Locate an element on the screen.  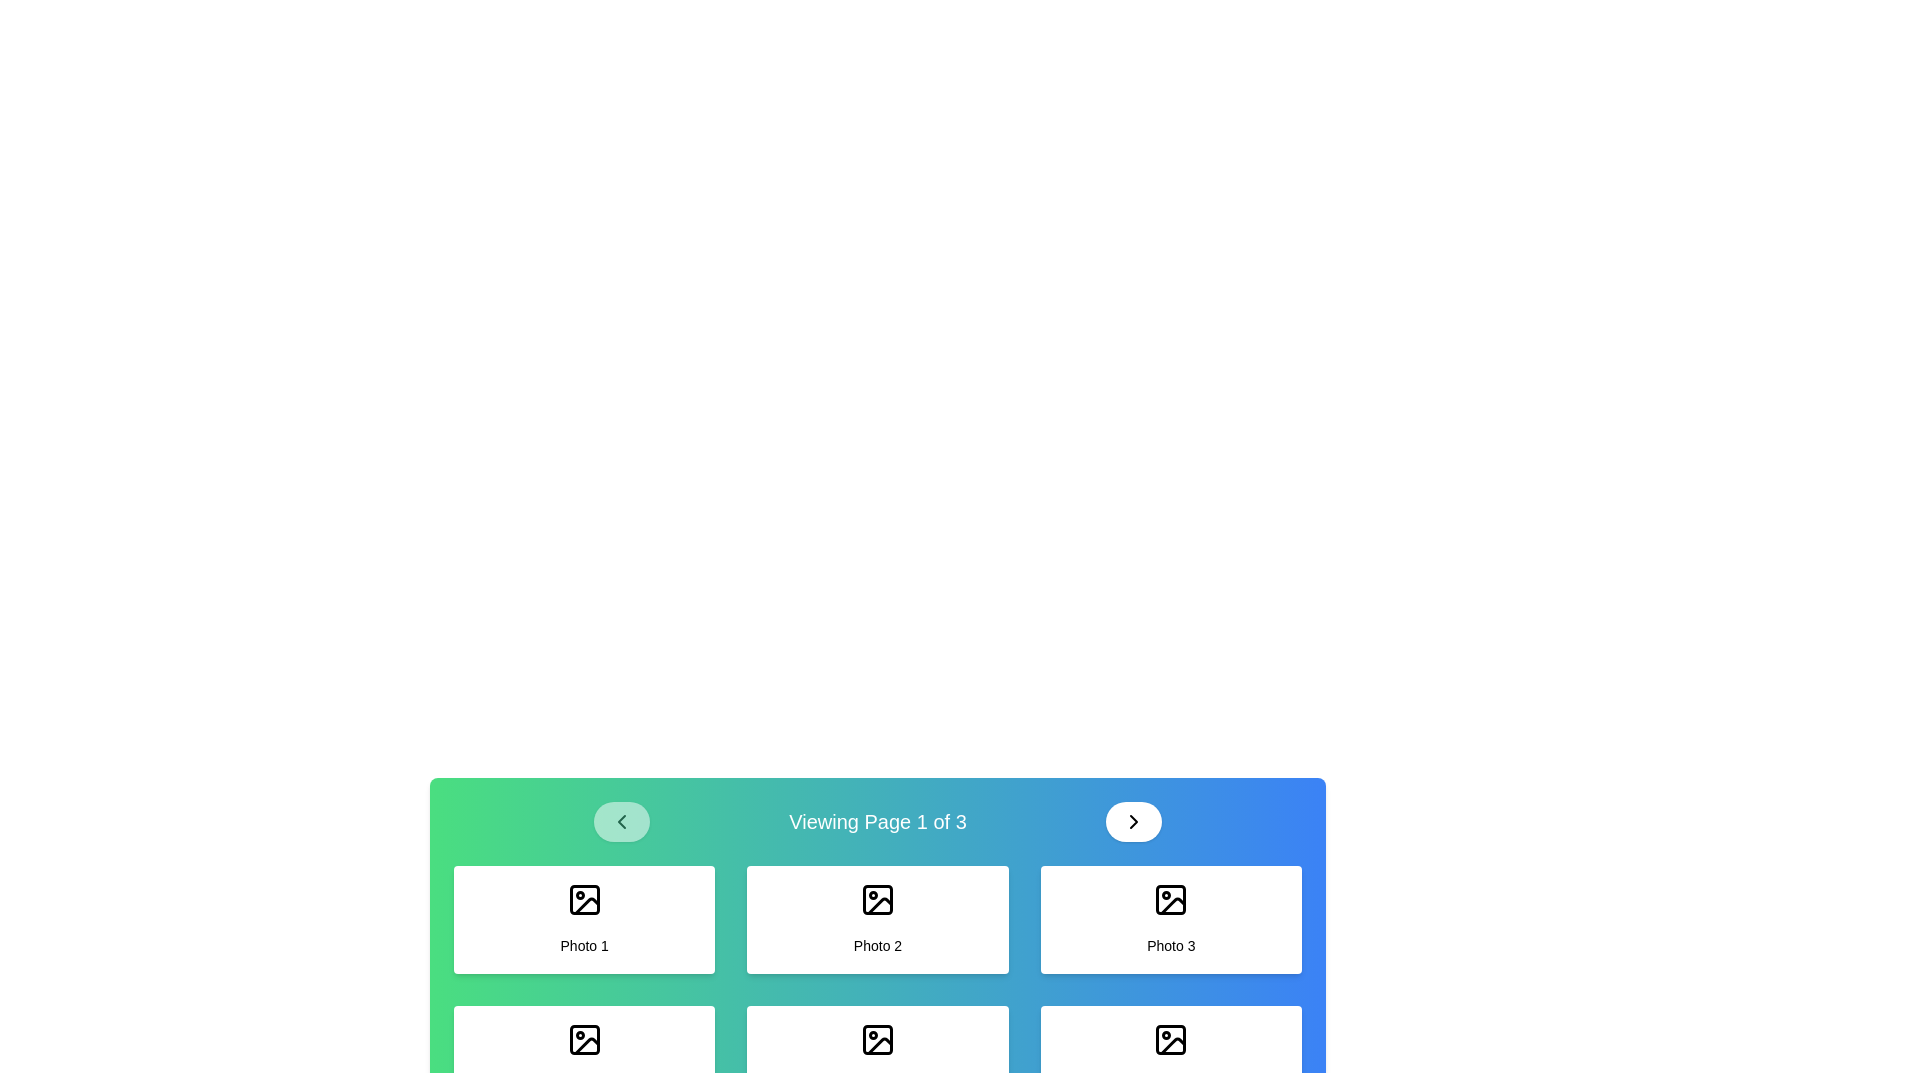
the 'Photo 1' text label located at the bottom of the card element on the left side of the grid layout is located at coordinates (583, 945).